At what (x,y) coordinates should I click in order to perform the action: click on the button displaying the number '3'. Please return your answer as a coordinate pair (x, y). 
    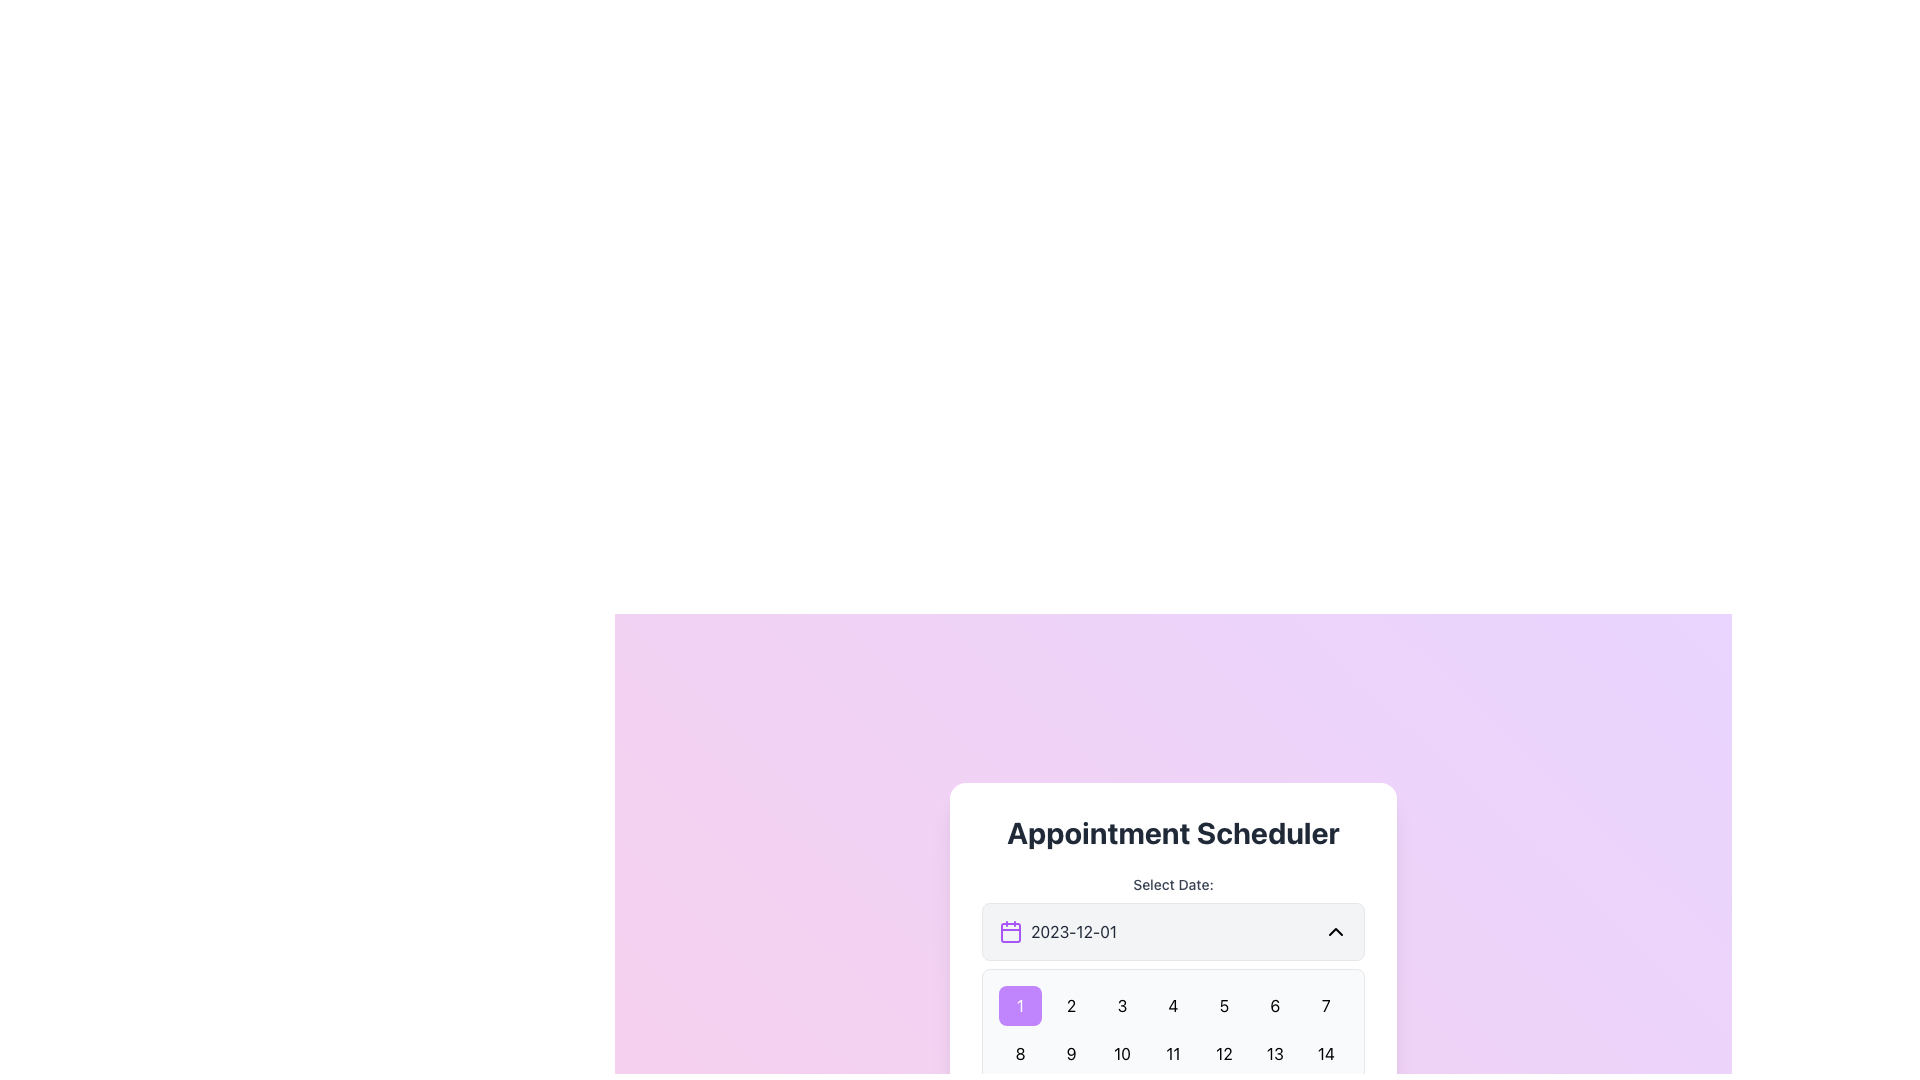
    Looking at the image, I should click on (1122, 1006).